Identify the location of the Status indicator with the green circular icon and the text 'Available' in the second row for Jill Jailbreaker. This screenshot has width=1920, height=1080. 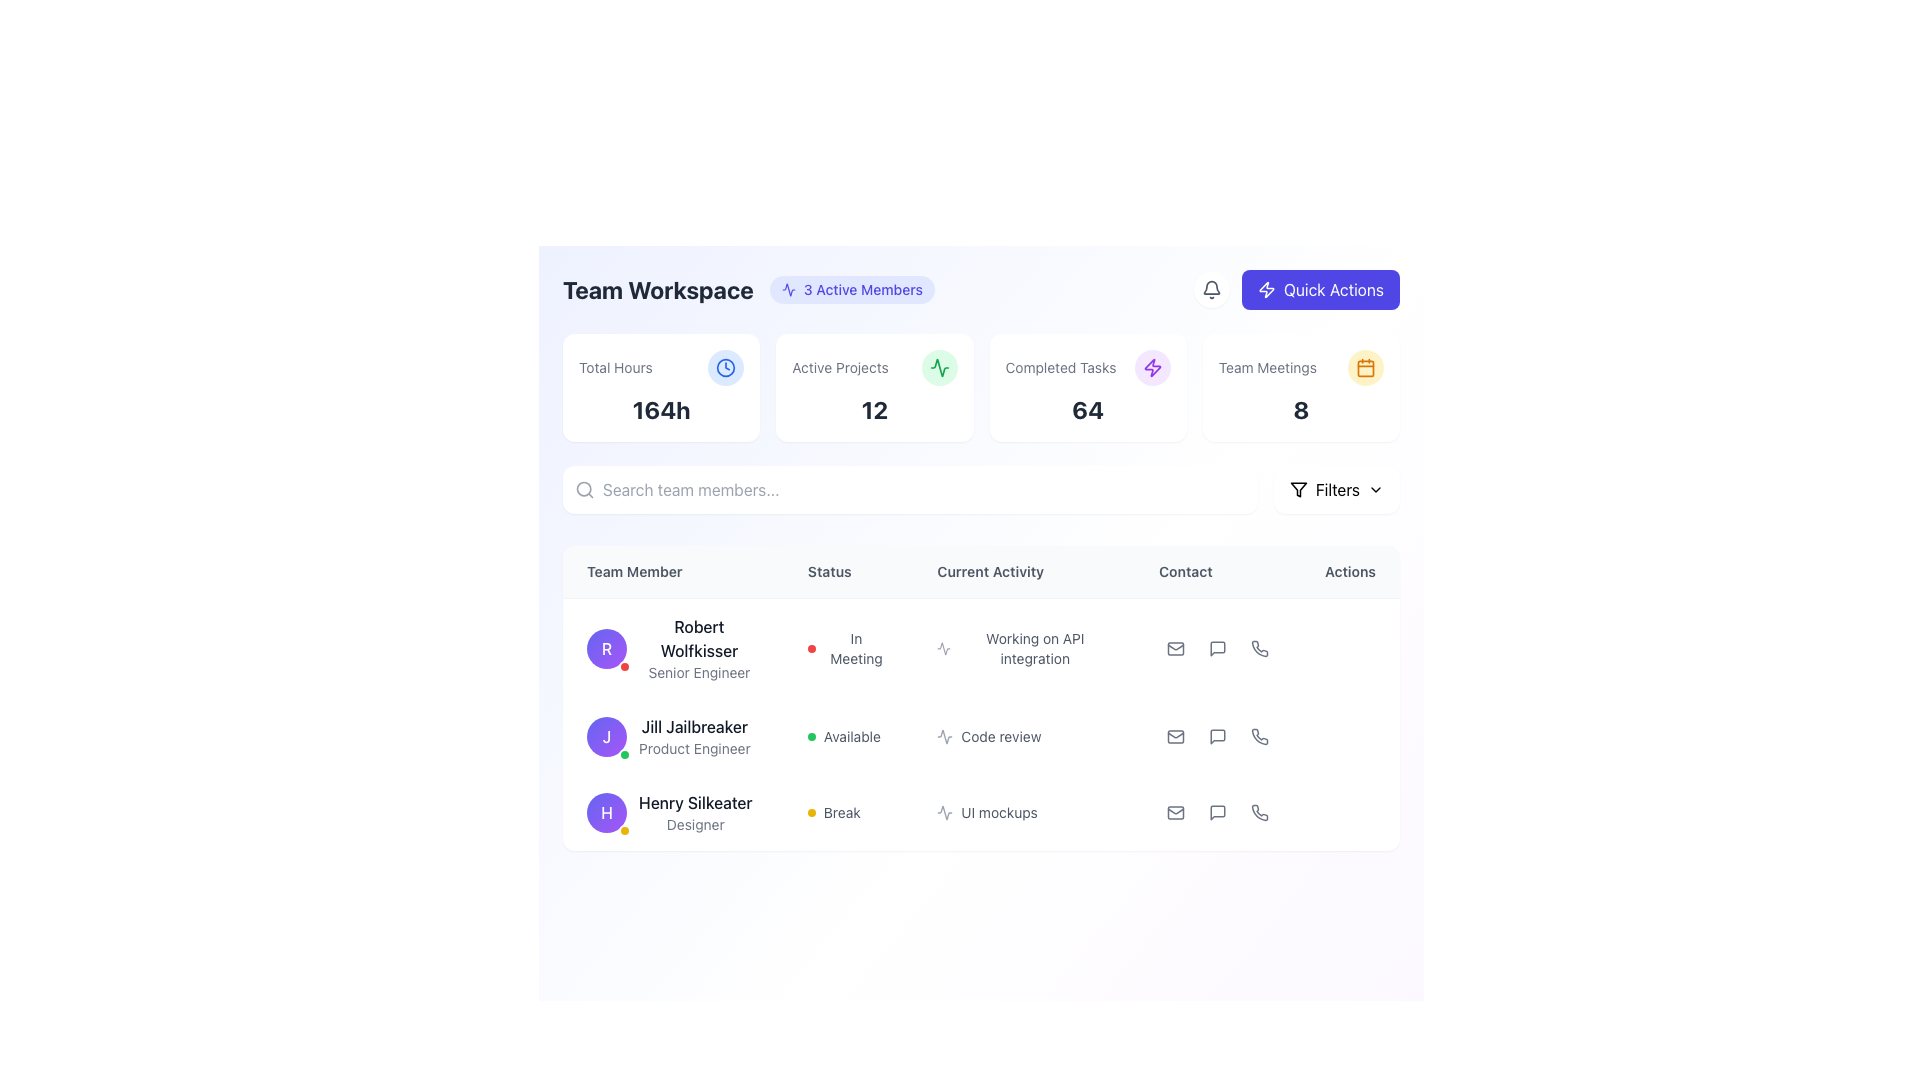
(848, 736).